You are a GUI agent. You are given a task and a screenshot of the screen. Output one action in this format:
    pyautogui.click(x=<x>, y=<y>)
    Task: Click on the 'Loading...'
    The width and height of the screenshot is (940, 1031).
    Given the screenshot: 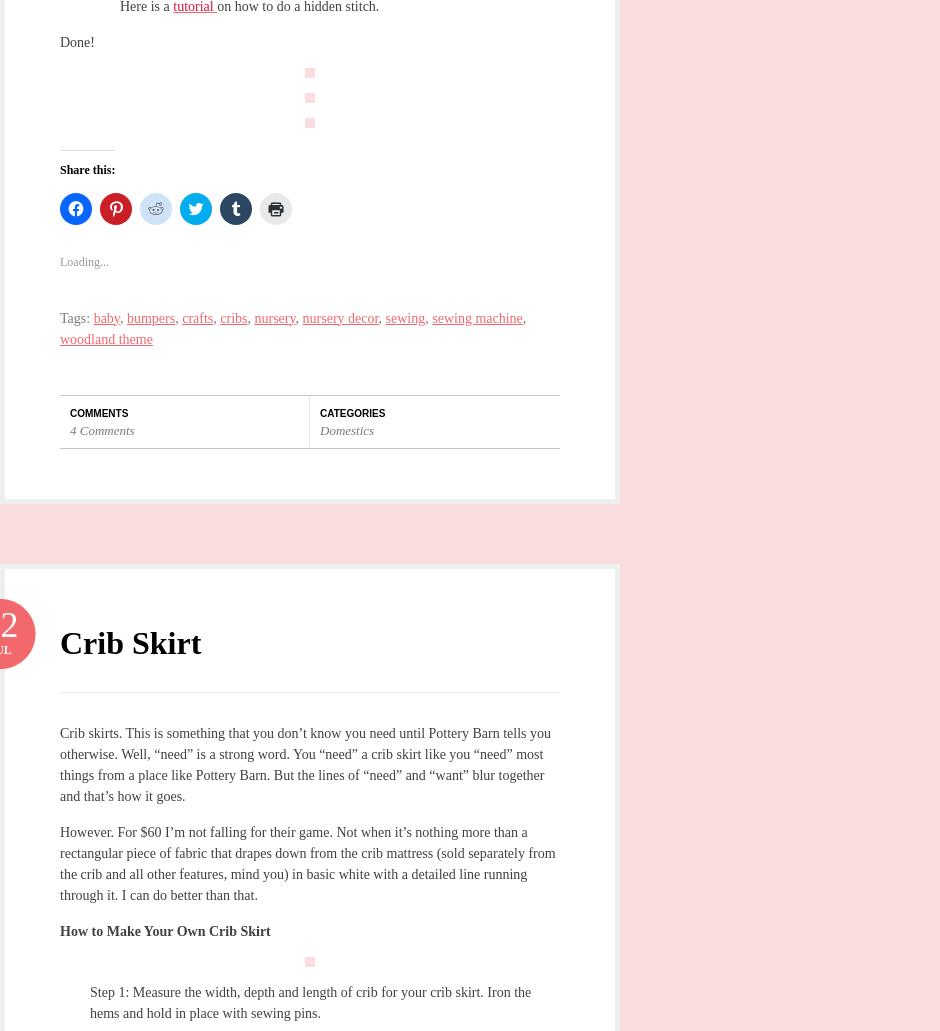 What is the action you would take?
    pyautogui.click(x=84, y=261)
    